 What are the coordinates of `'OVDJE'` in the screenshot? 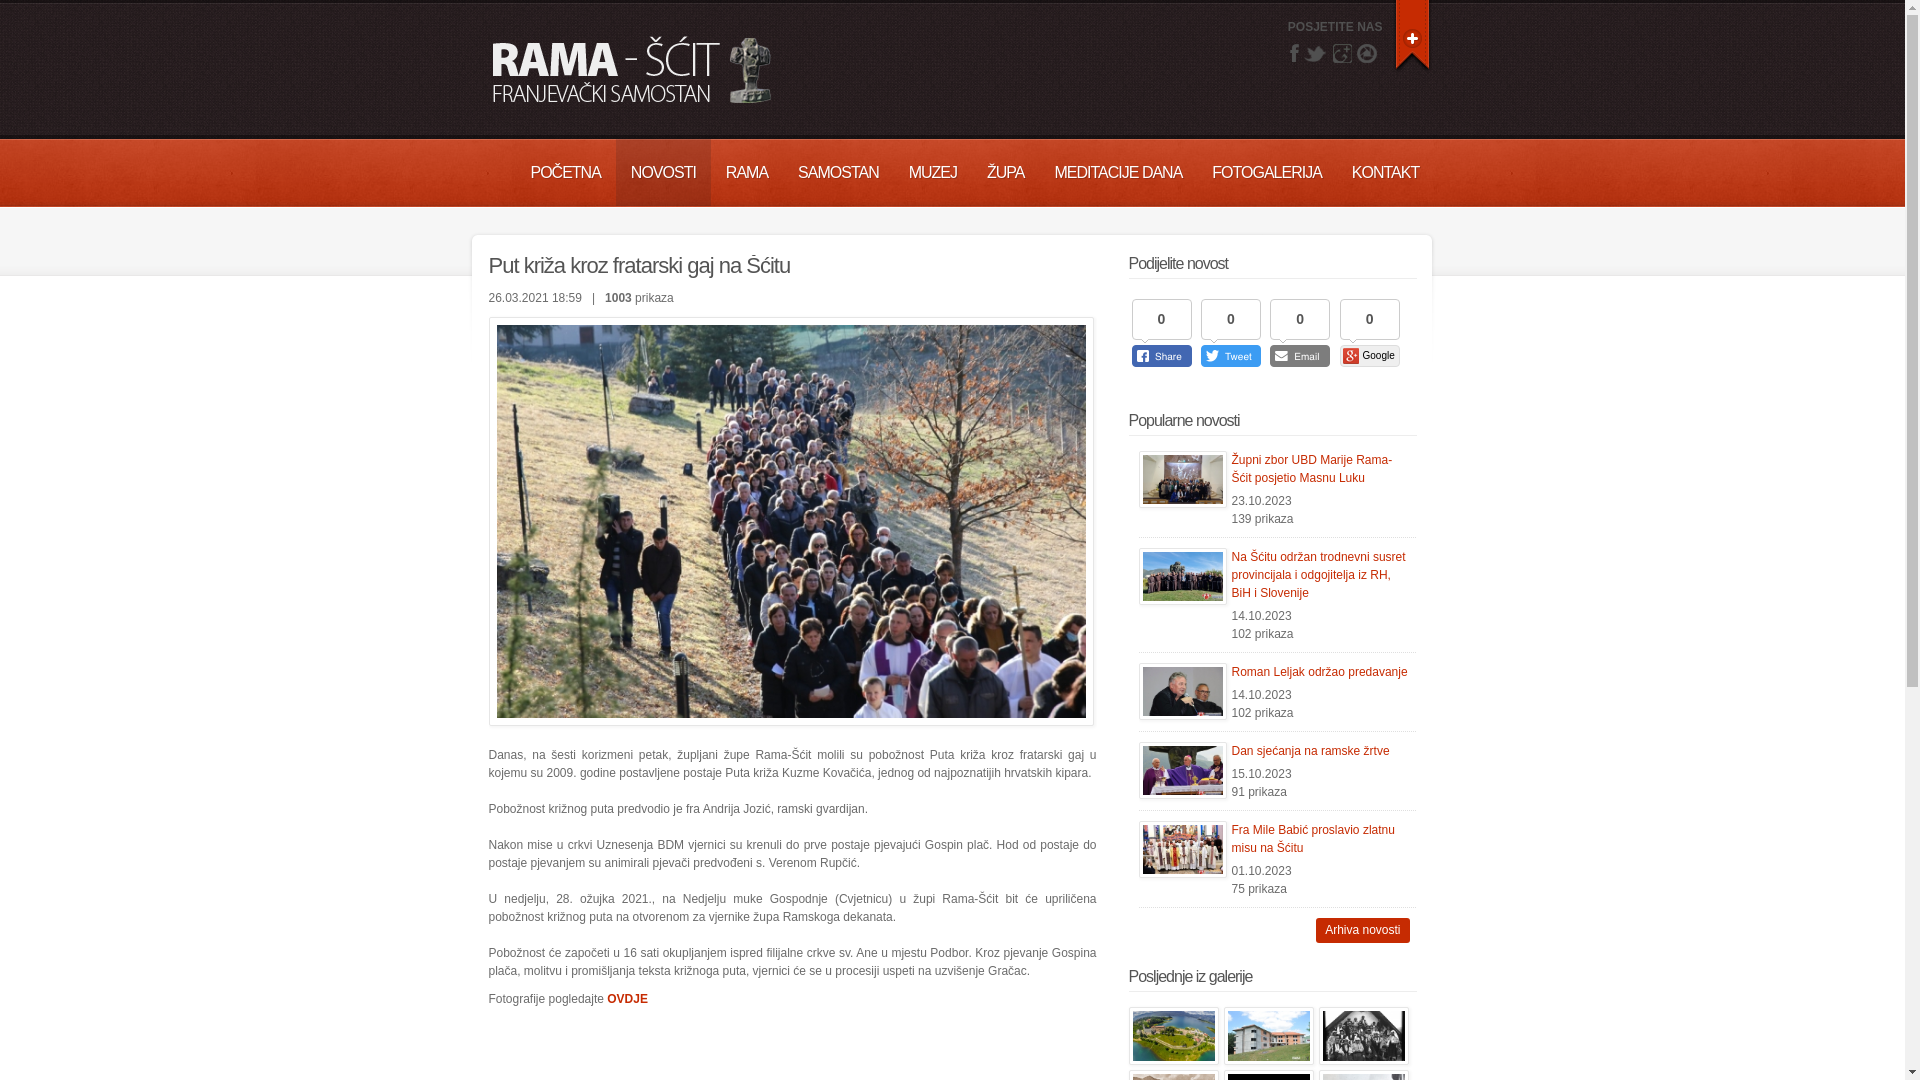 It's located at (626, 999).